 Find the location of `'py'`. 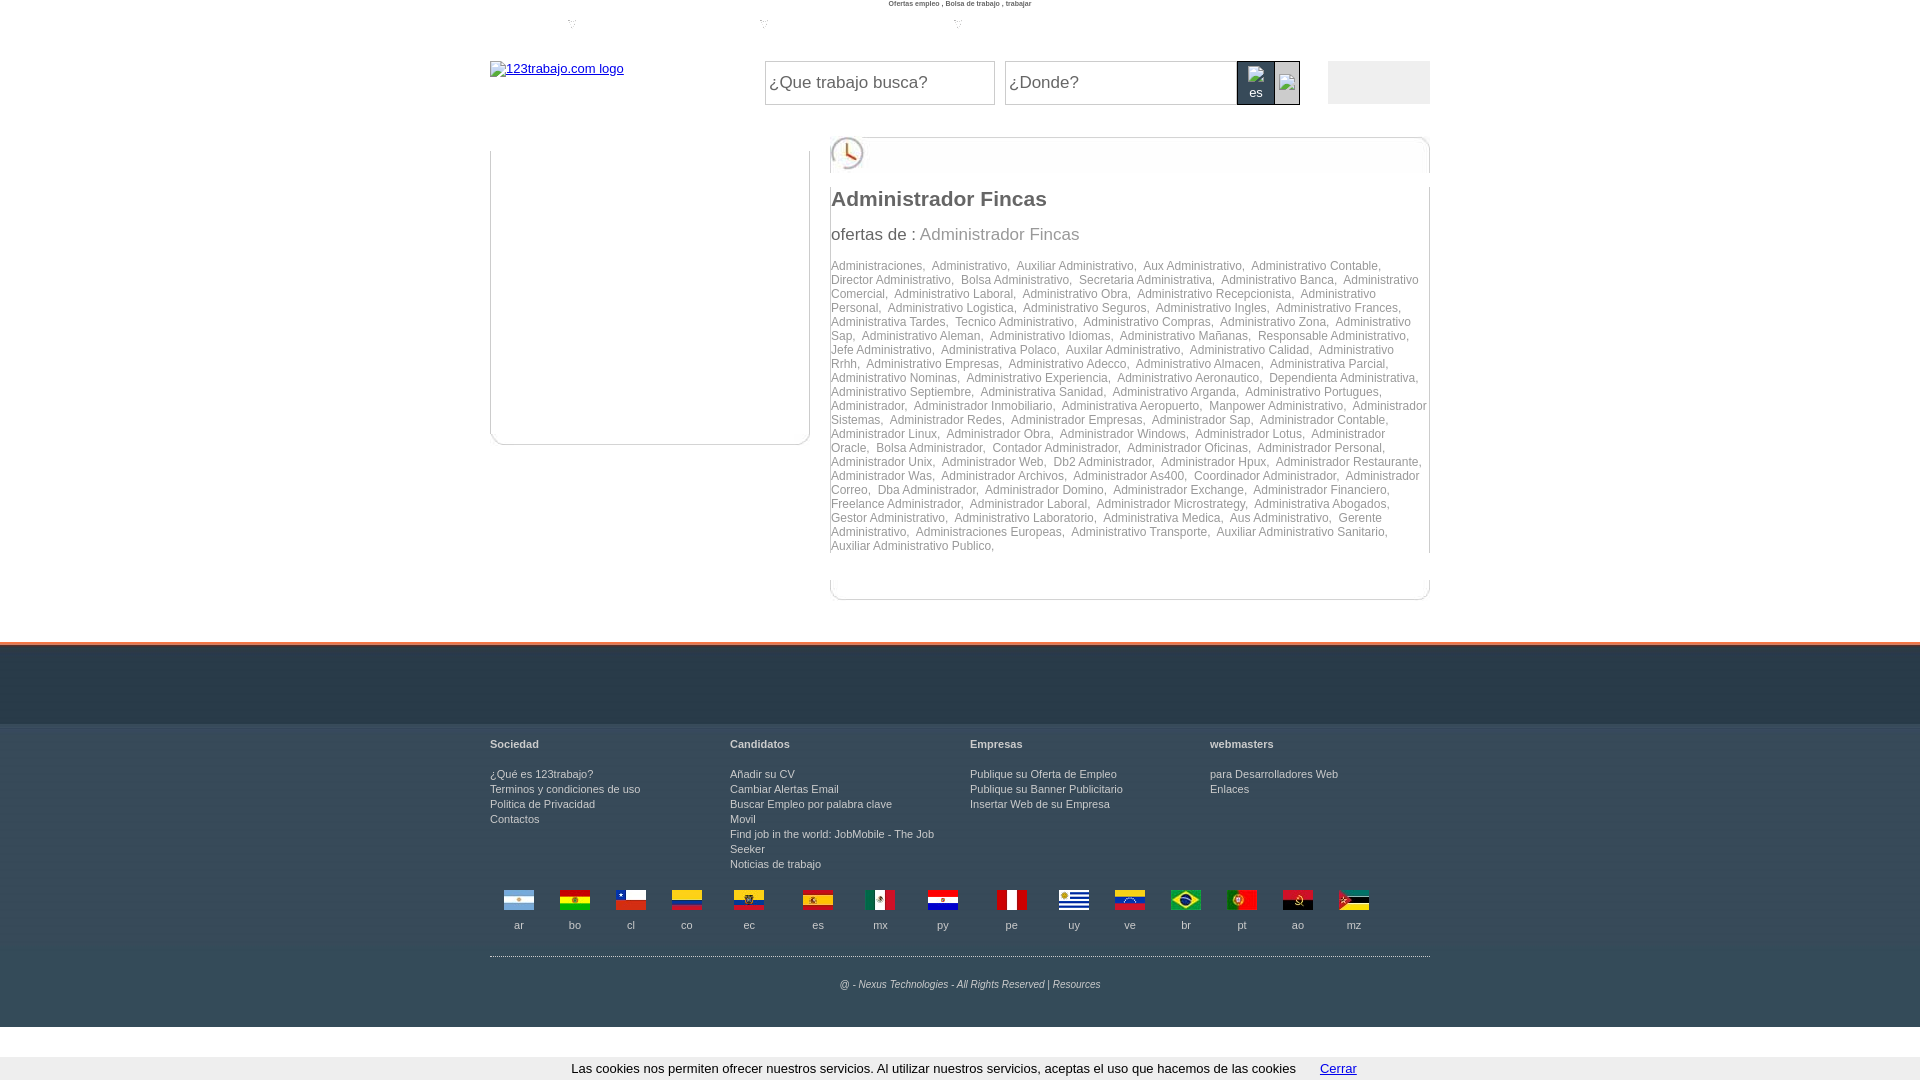

'py' is located at coordinates (941, 925).